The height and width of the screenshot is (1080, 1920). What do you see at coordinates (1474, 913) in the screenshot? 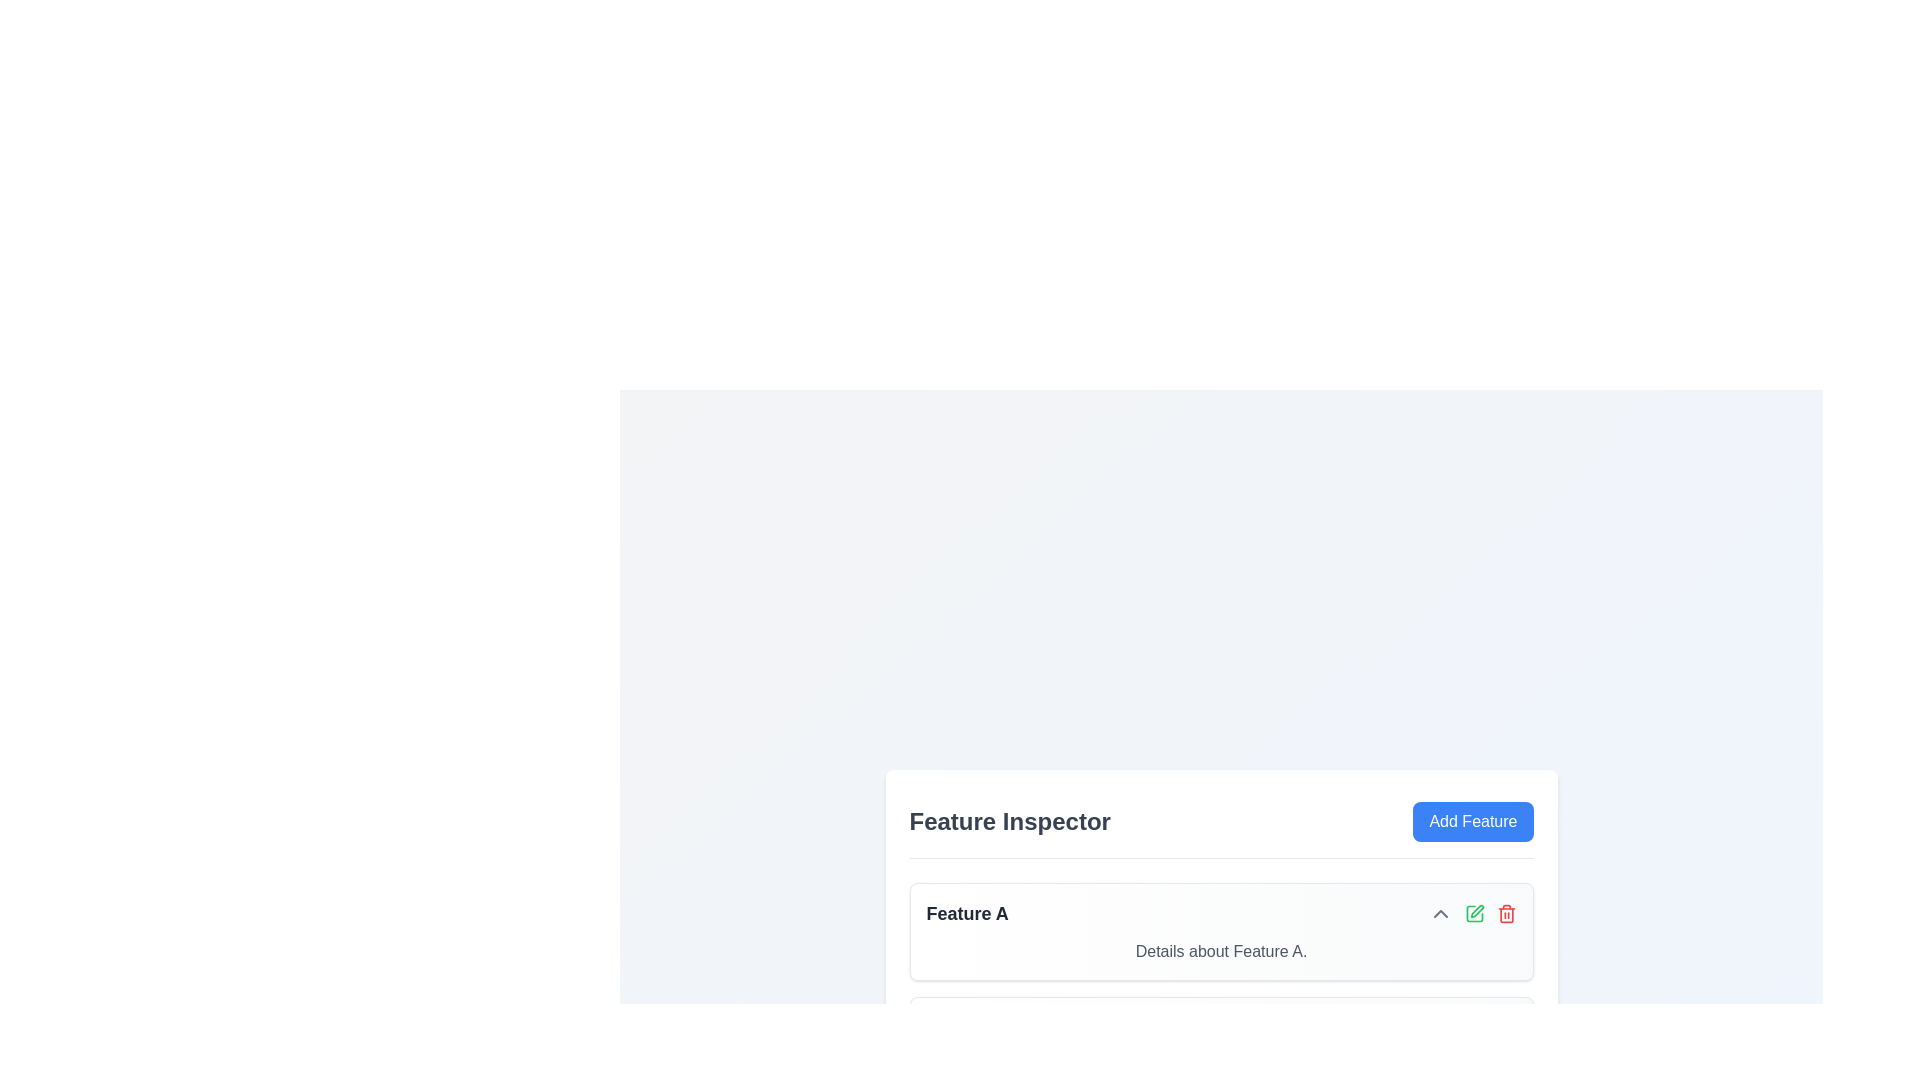
I see `the edit button represented by a pen icon located in the top-right corner of the feature card` at bounding box center [1474, 913].